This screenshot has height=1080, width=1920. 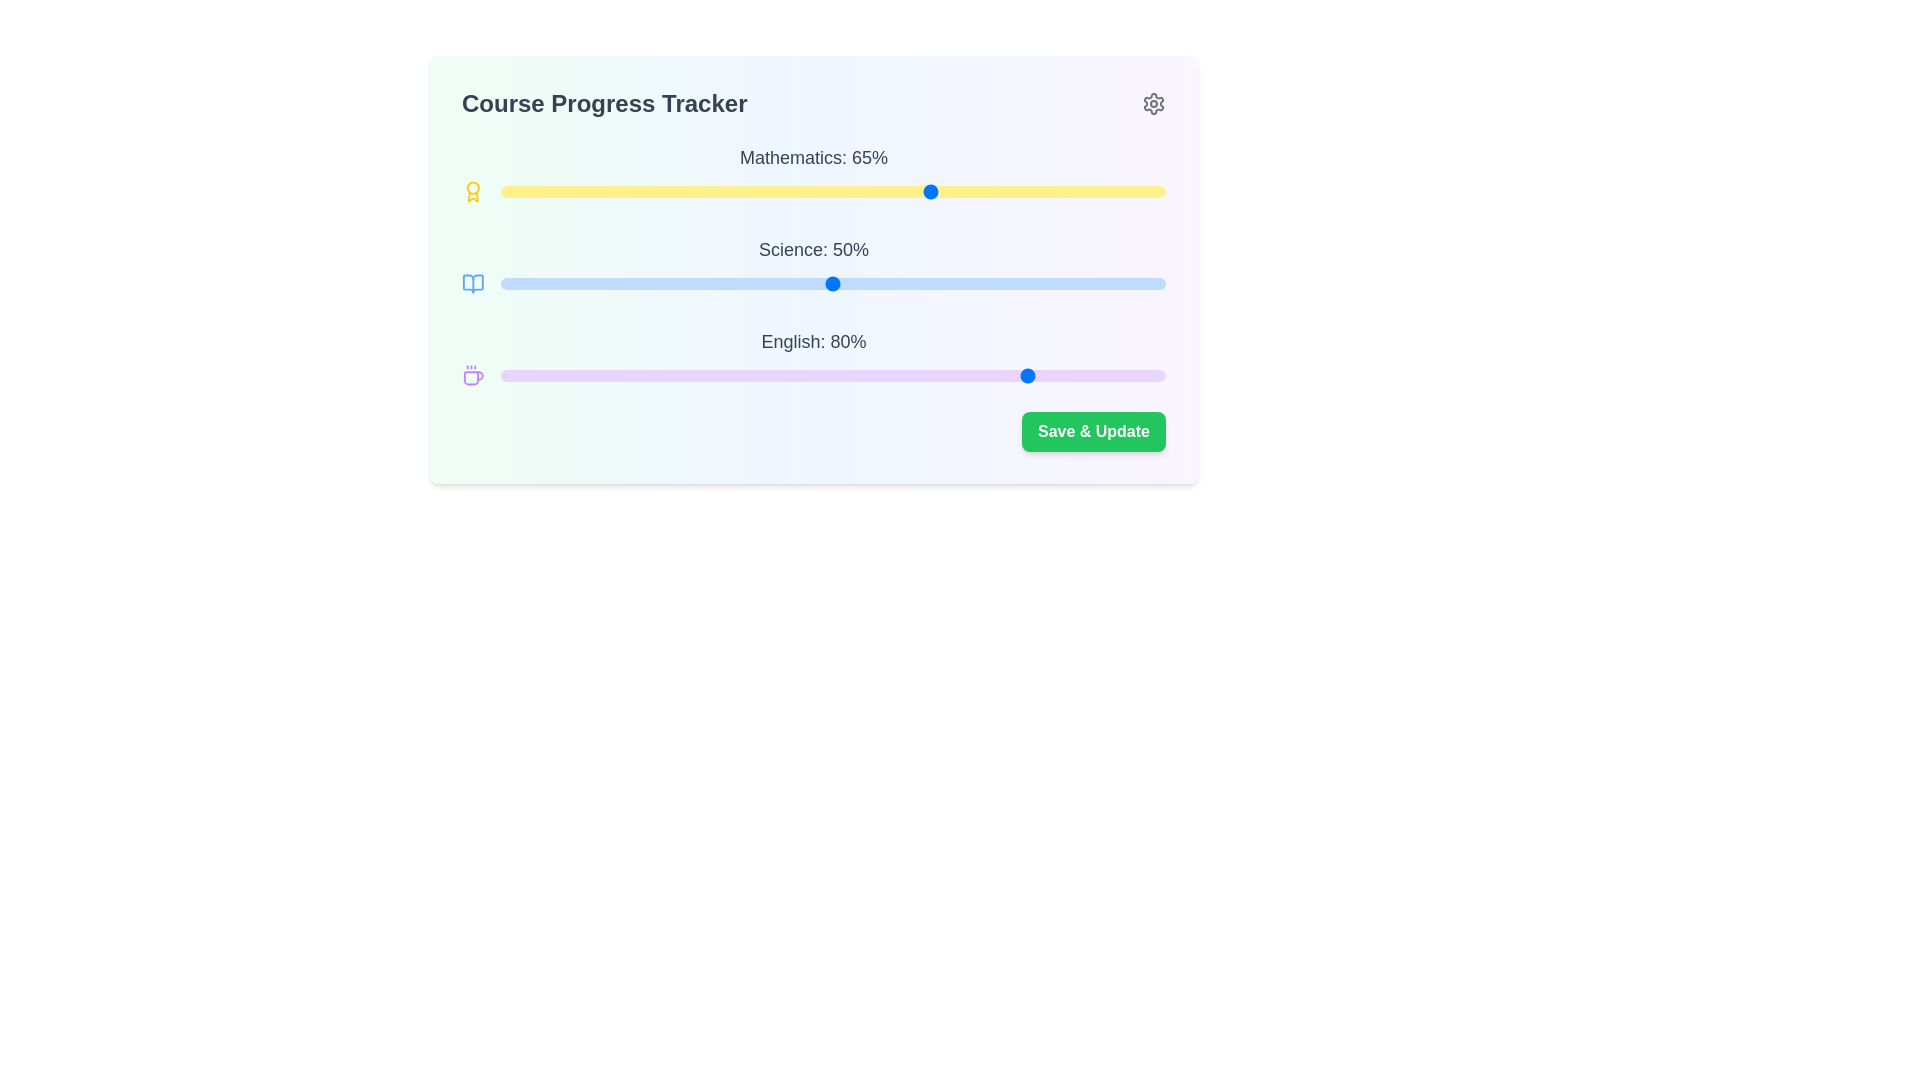 I want to click on the icon located to the left of the third progress bar representing 'English: 80%' in the Course Progress Tracker, so click(x=472, y=378).